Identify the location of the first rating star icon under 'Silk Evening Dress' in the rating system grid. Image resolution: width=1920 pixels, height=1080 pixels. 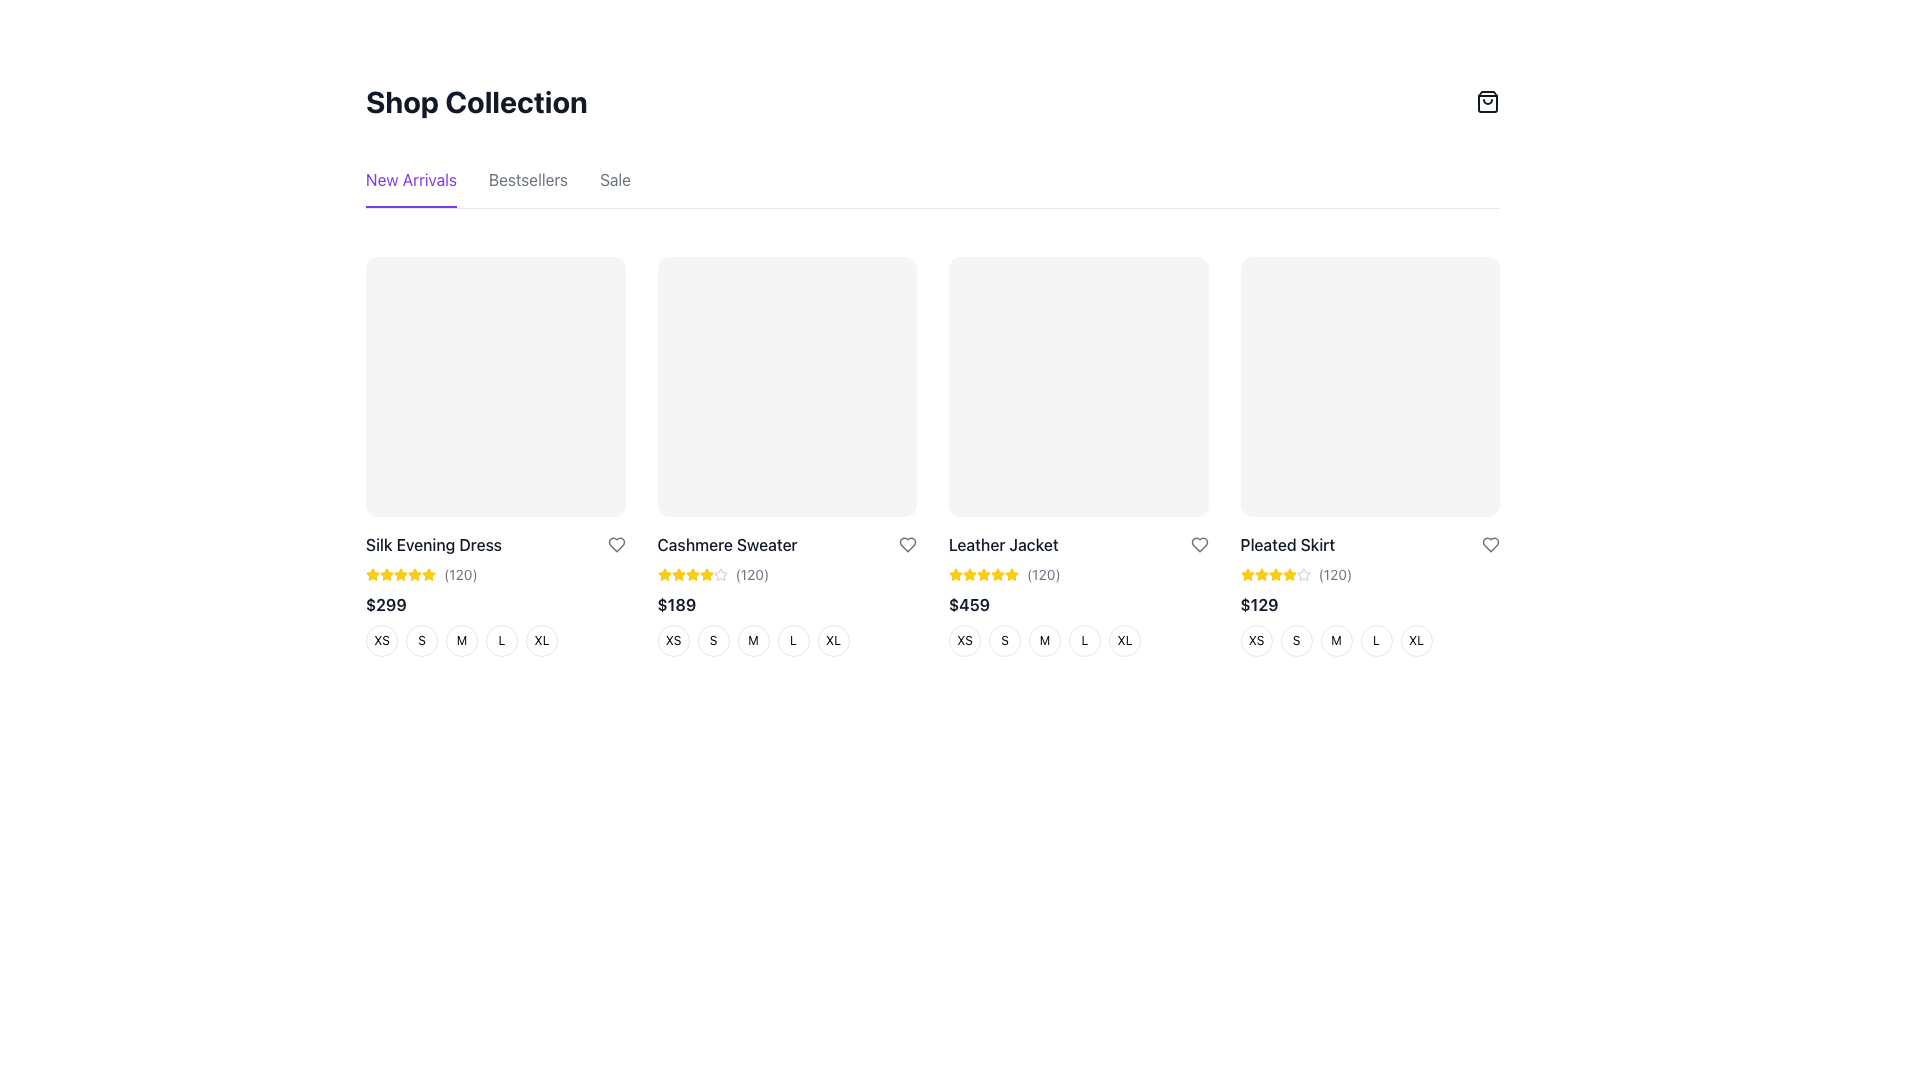
(387, 574).